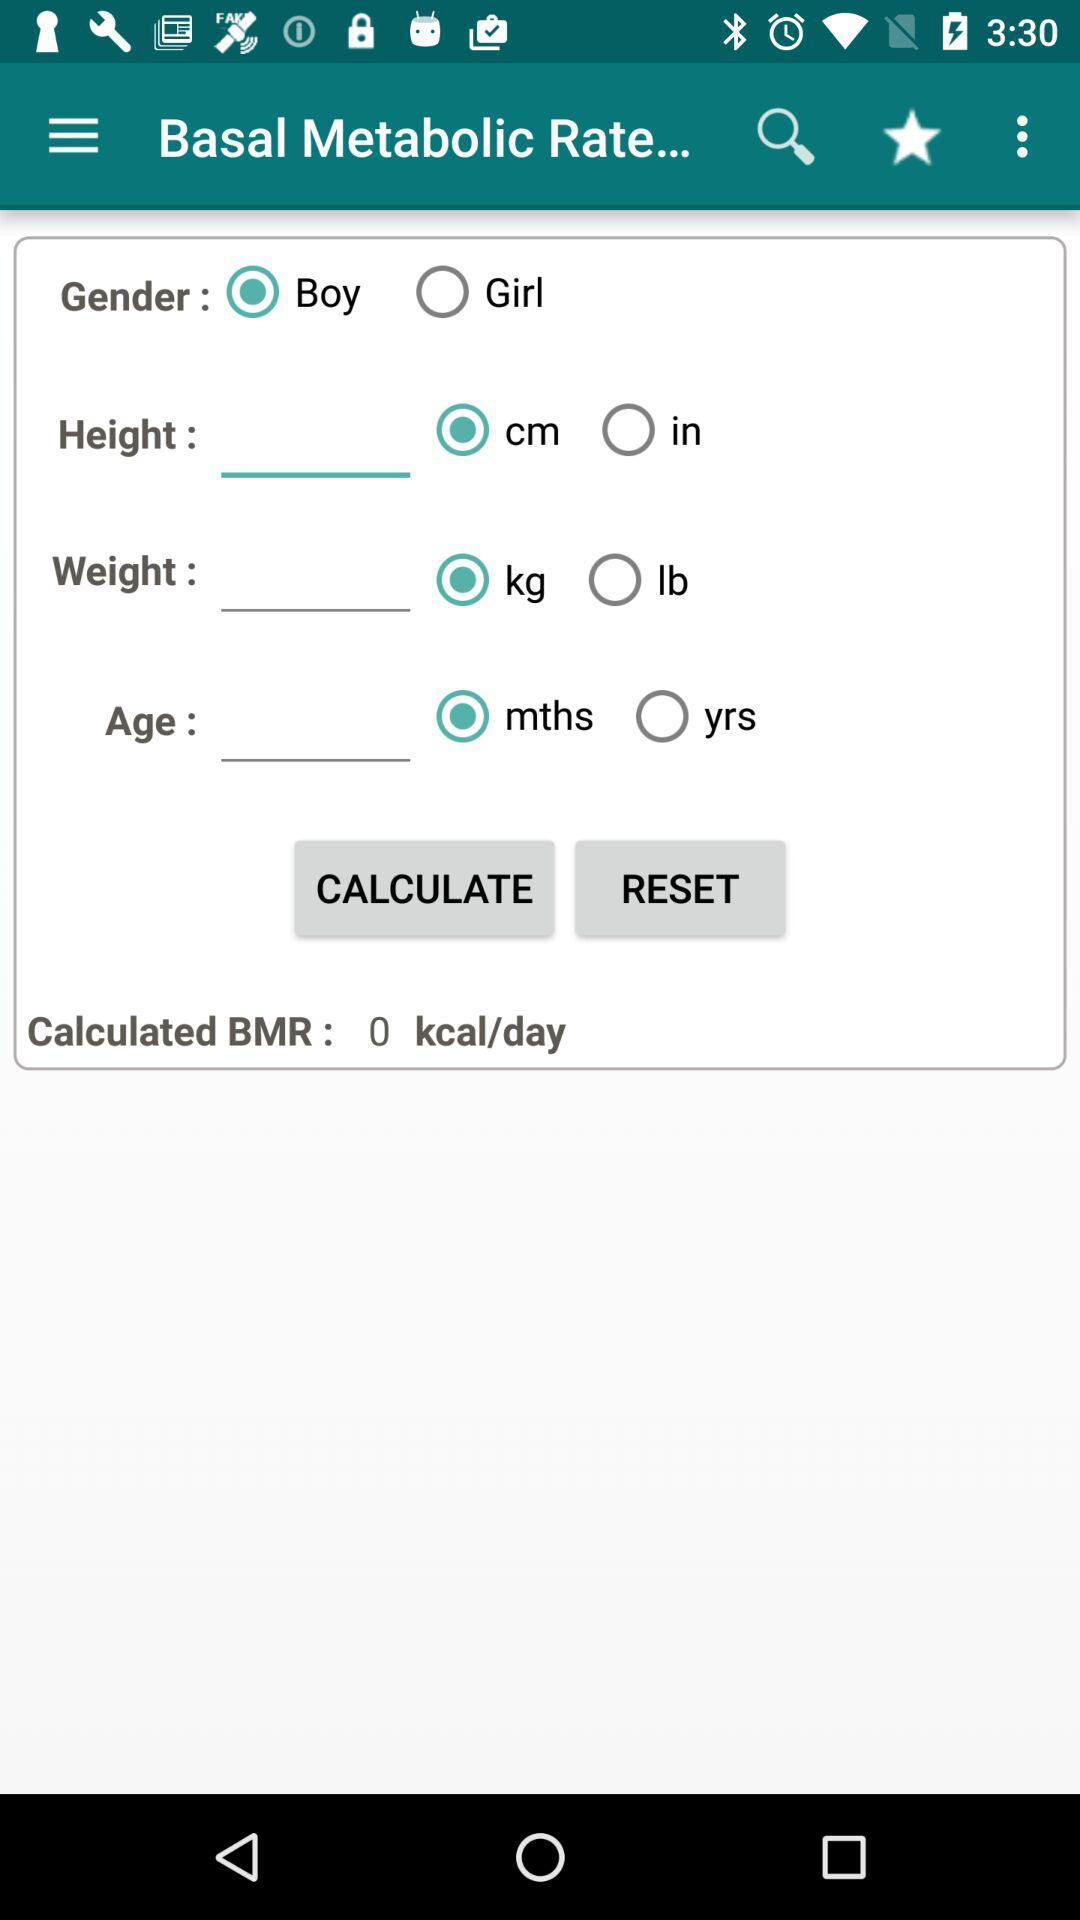  What do you see at coordinates (72, 135) in the screenshot?
I see `icon next to basal metabolic rate app` at bounding box center [72, 135].